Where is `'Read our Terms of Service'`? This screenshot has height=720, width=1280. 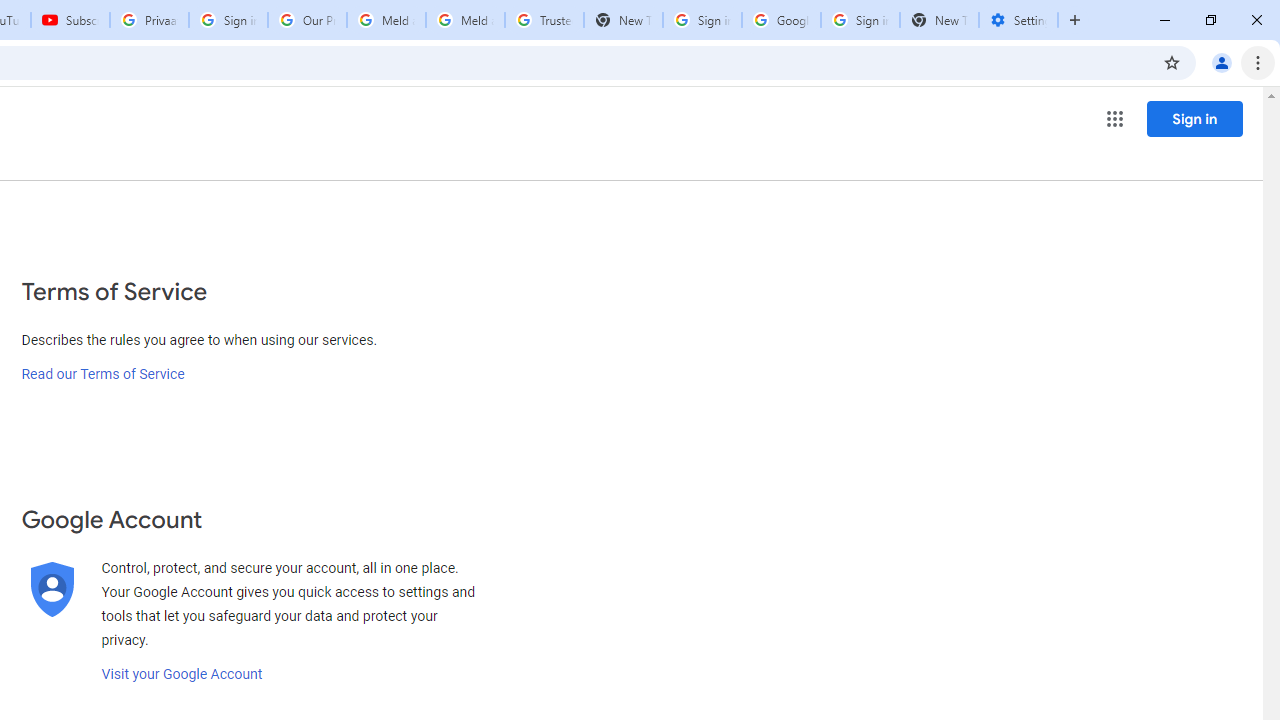 'Read our Terms of Service' is located at coordinates (102, 374).